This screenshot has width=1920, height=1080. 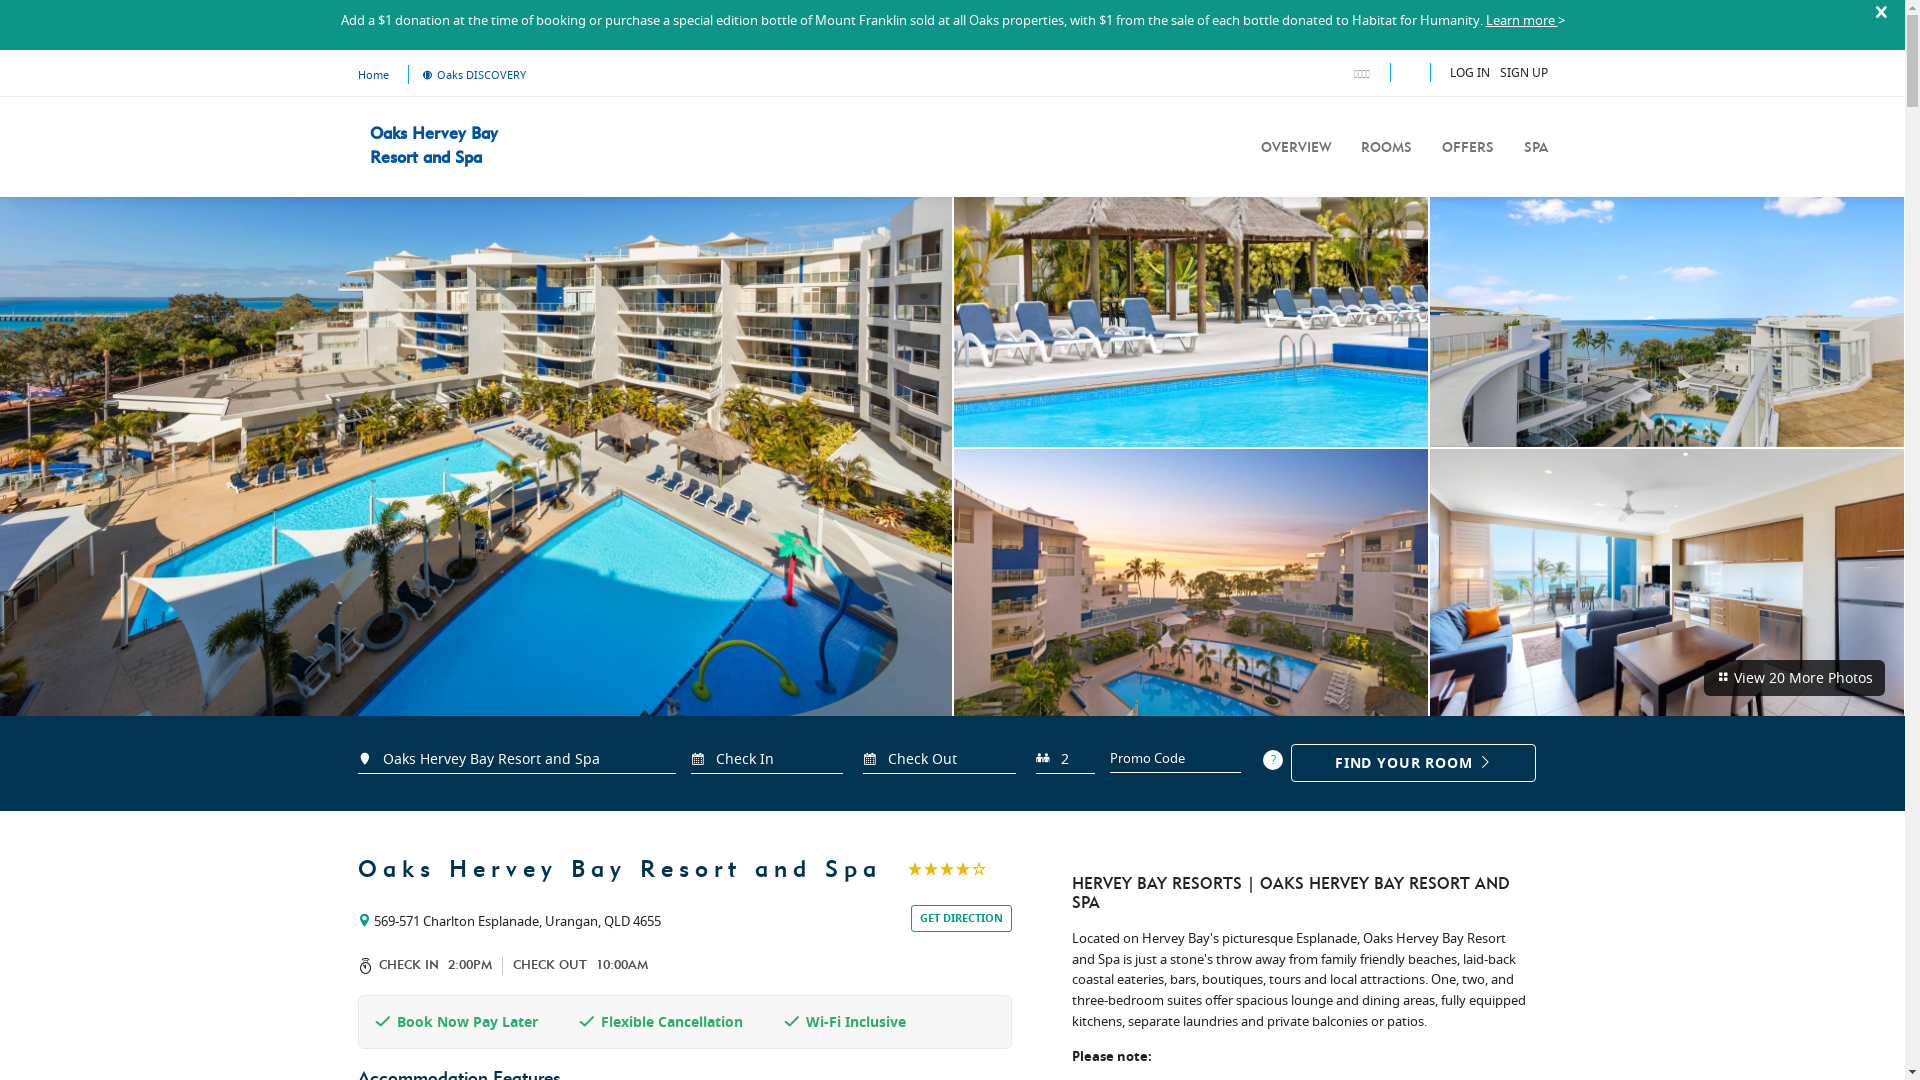 I want to click on 'OFFERS', so click(x=1468, y=146).